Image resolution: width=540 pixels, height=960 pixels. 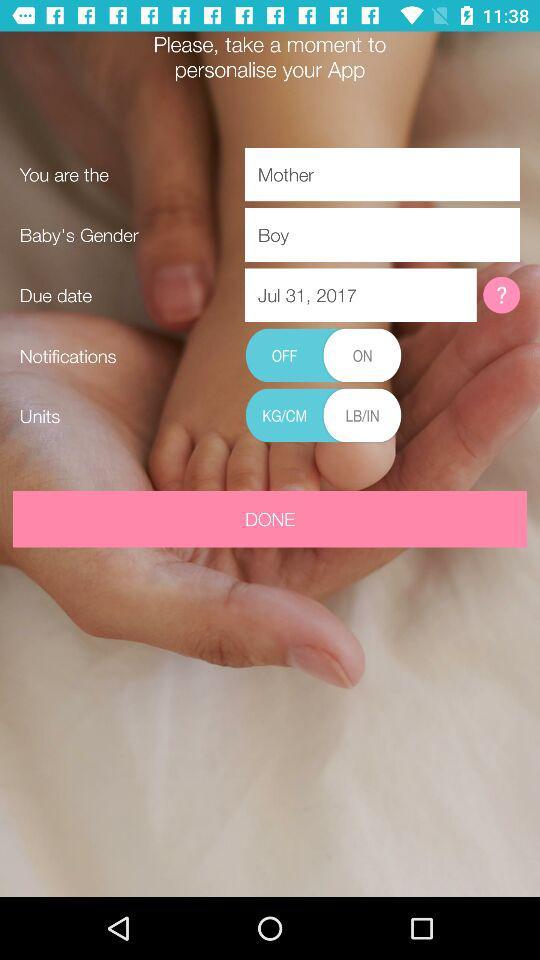 What do you see at coordinates (323, 415) in the screenshot?
I see `unit option` at bounding box center [323, 415].